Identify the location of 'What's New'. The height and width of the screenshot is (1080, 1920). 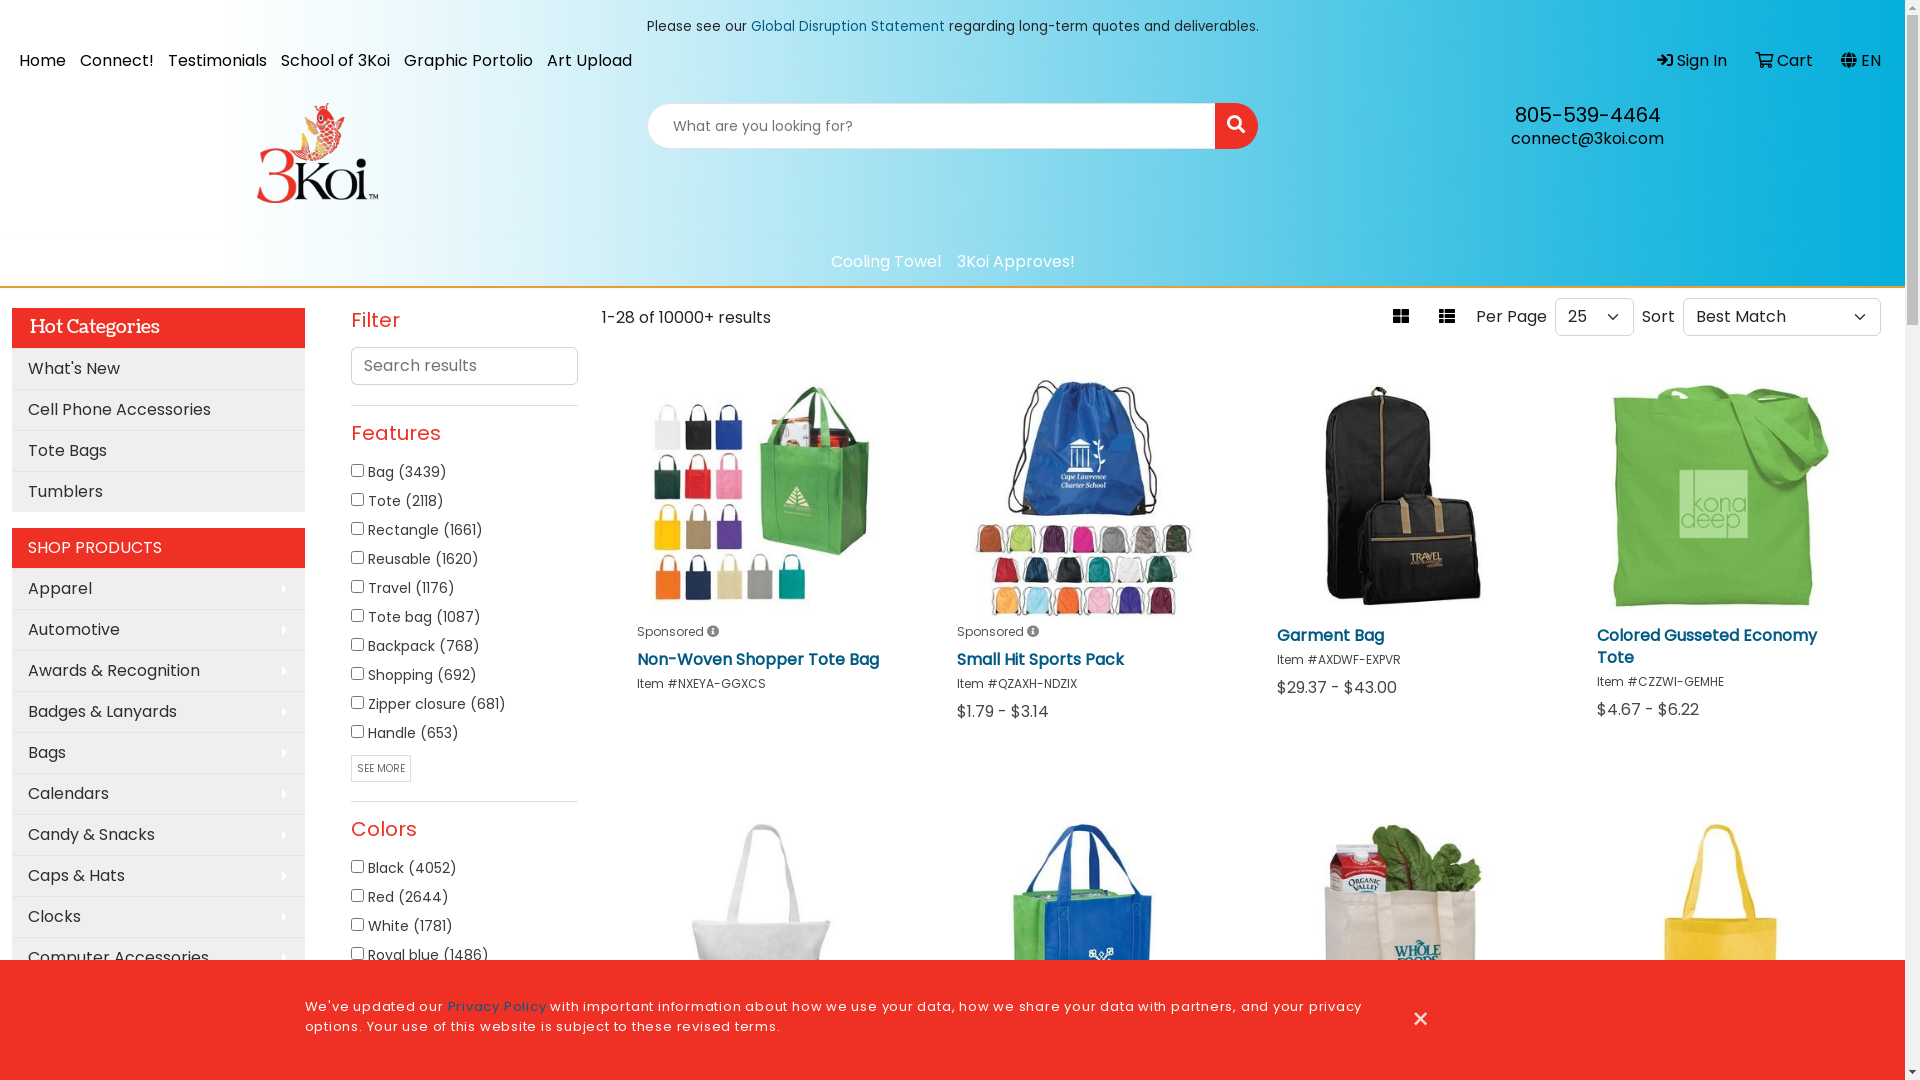
(157, 368).